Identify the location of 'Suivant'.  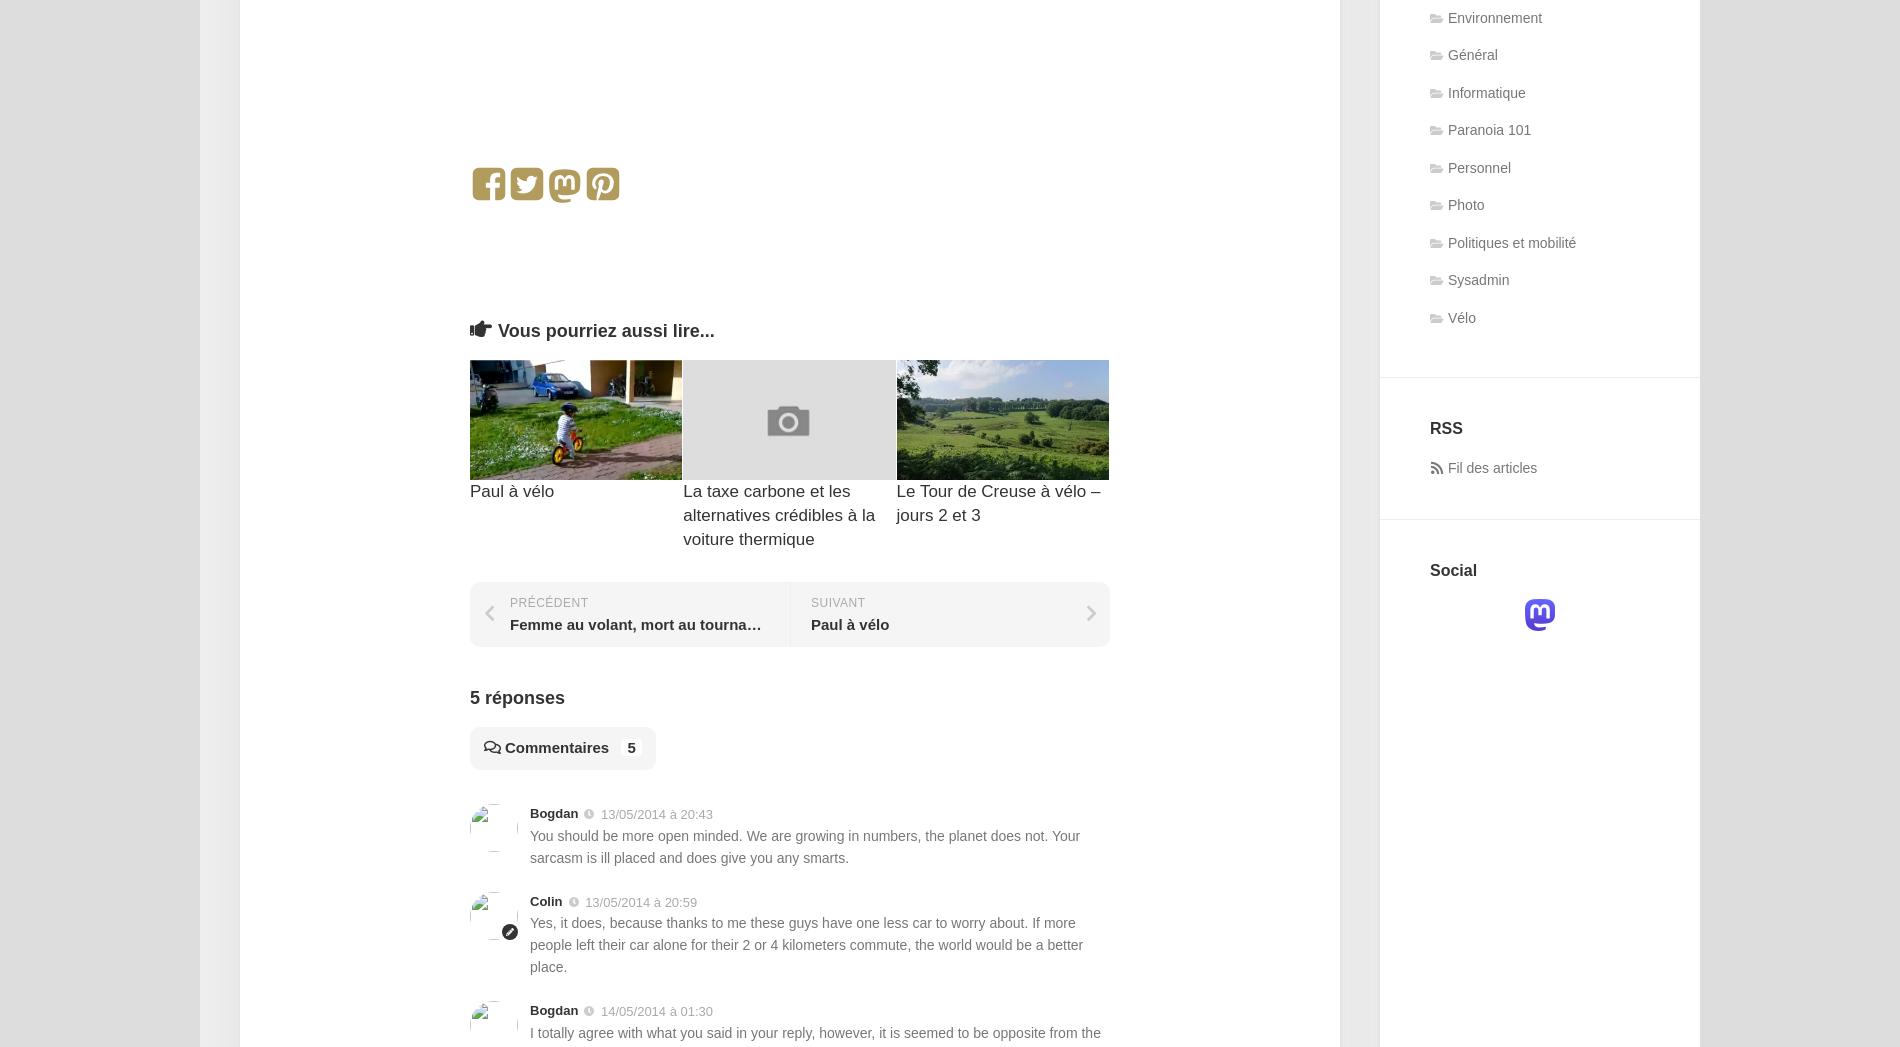
(837, 601).